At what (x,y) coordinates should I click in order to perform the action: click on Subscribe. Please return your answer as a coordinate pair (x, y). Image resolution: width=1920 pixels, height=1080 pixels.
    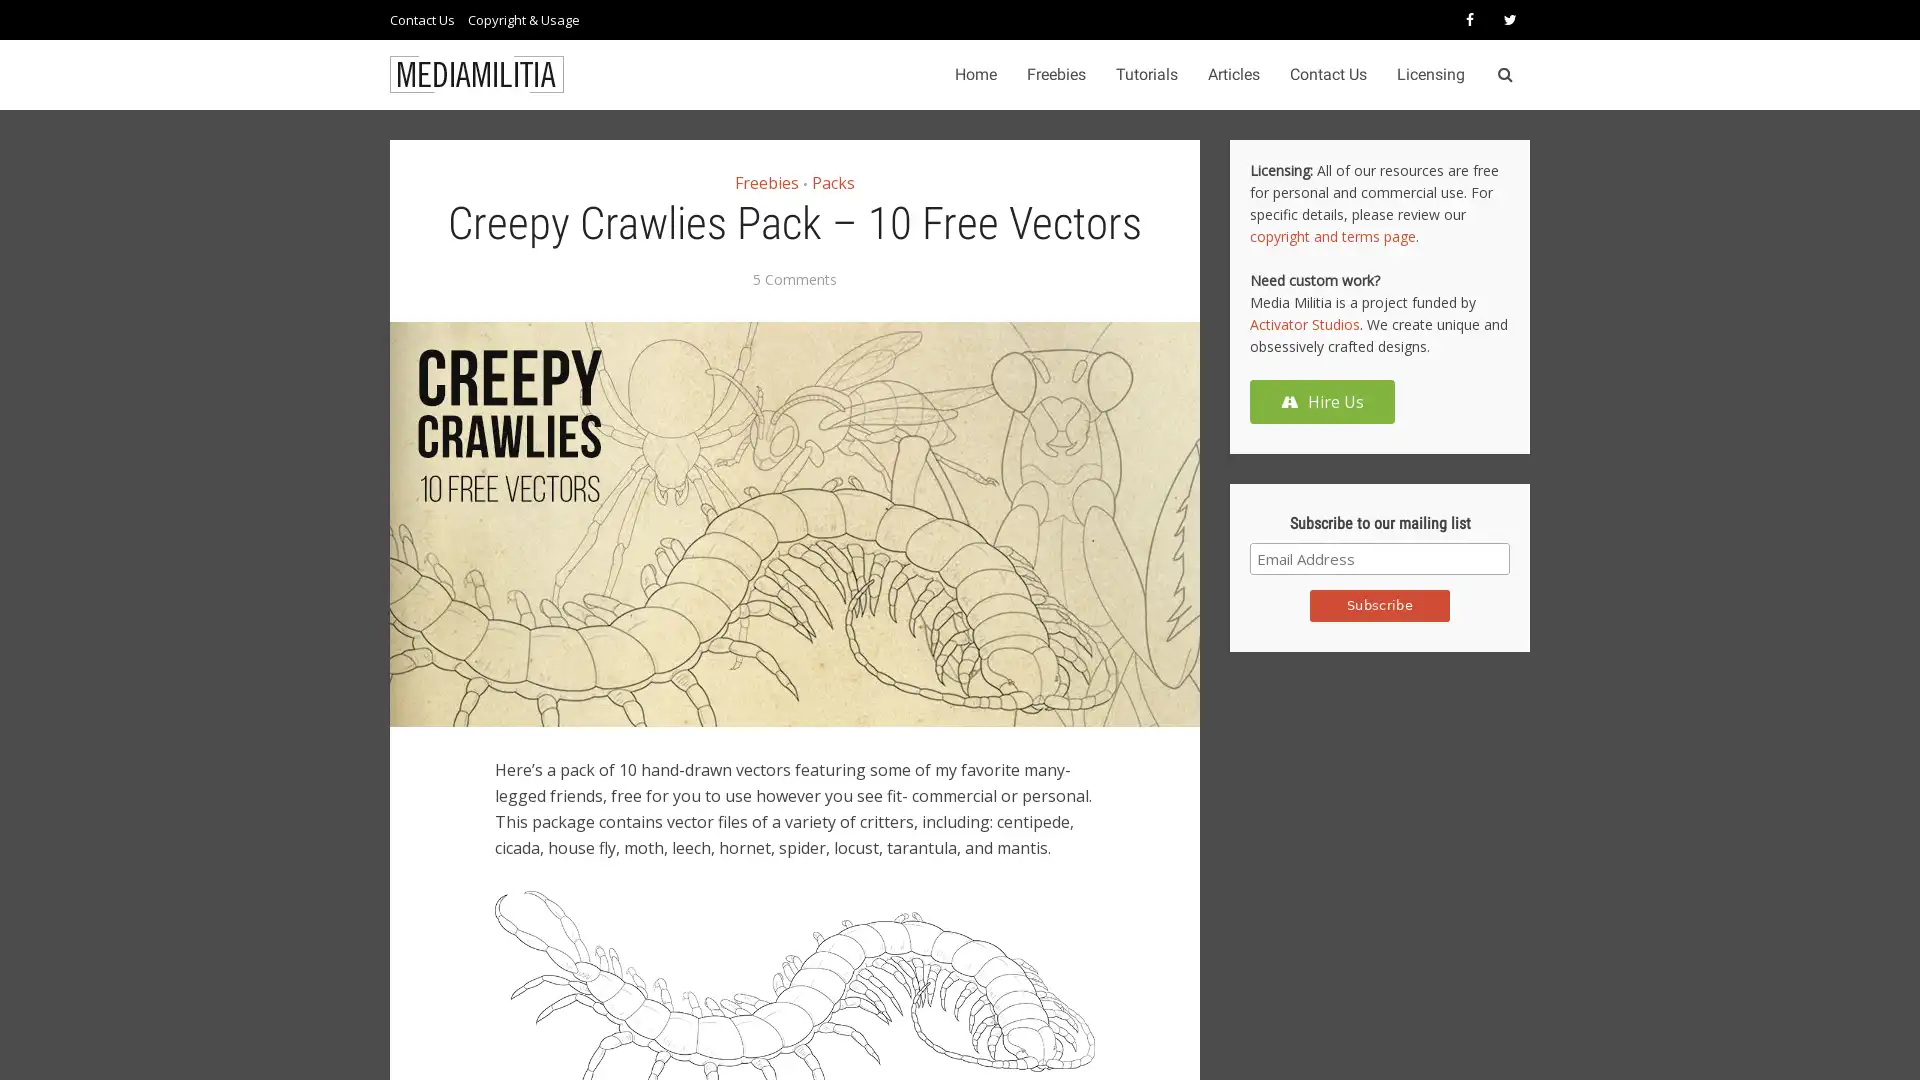
    Looking at the image, I should click on (1379, 604).